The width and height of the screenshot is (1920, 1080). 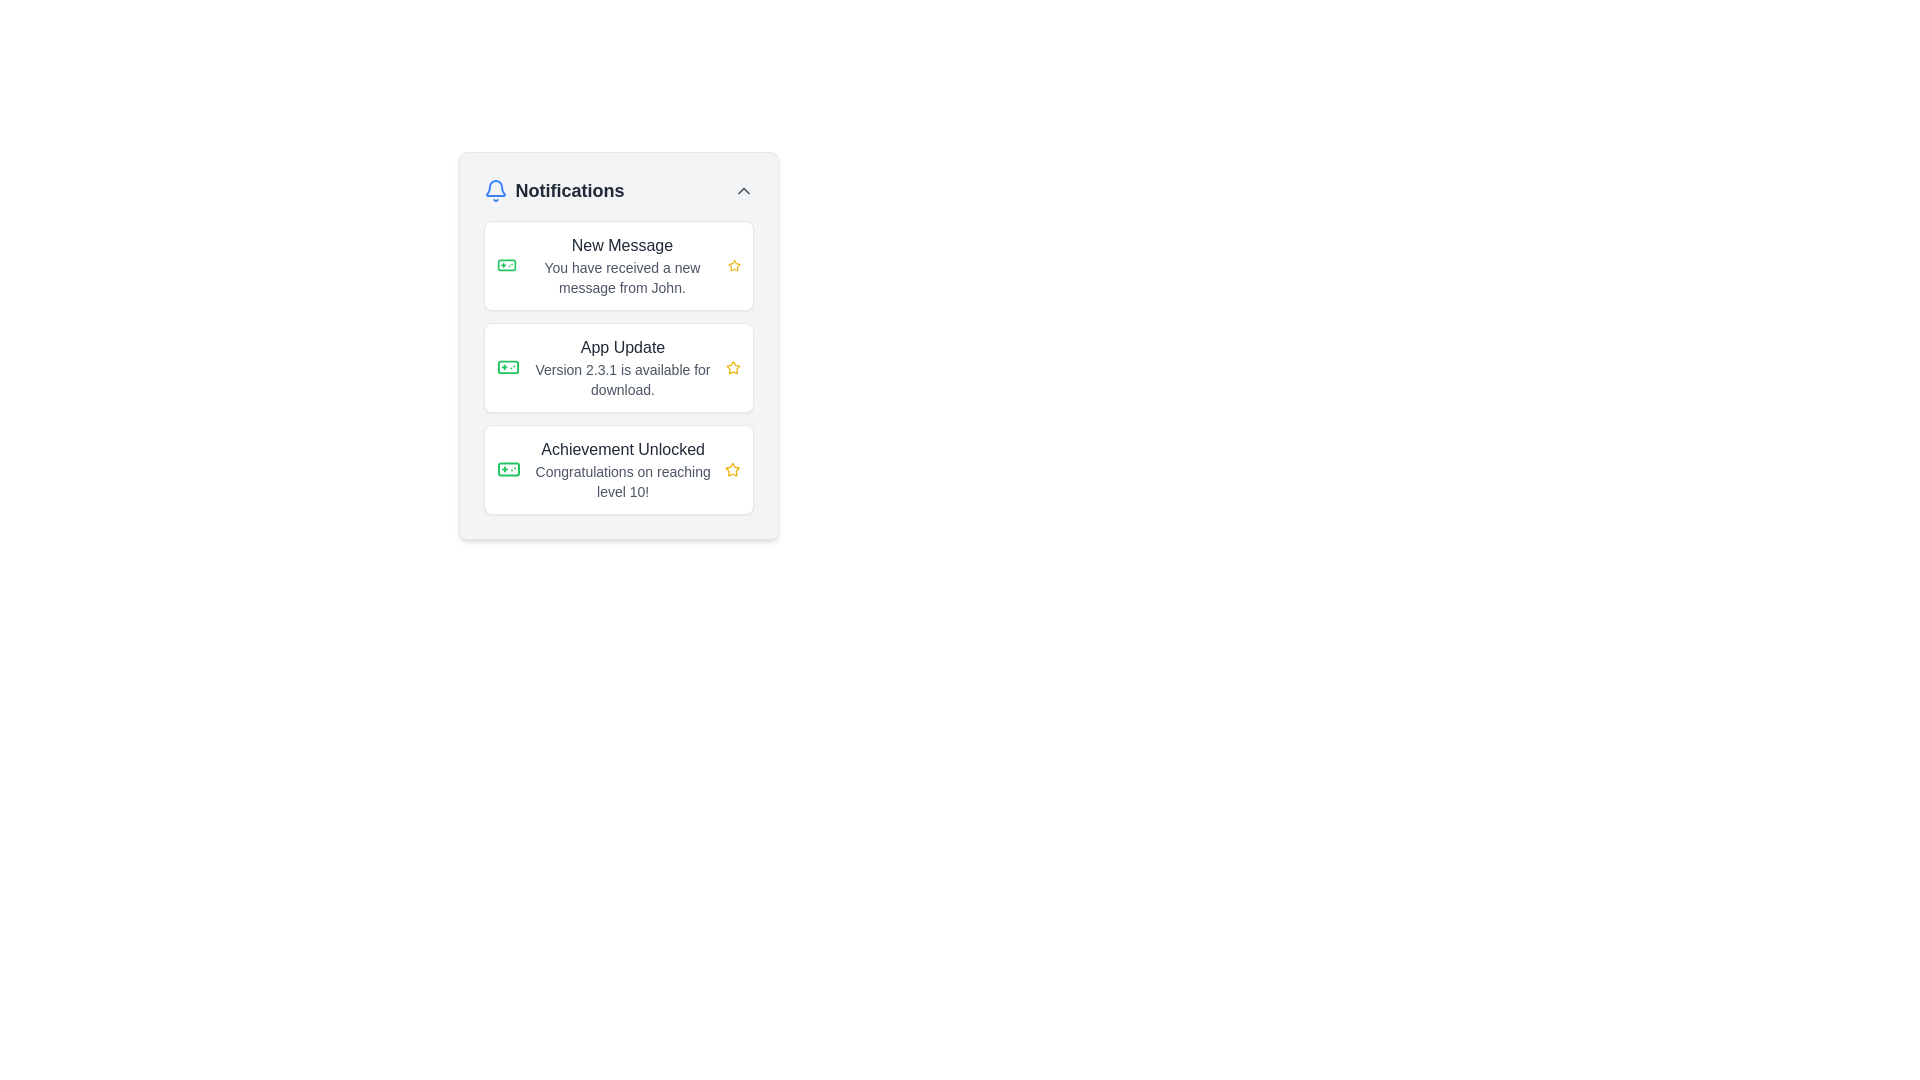 I want to click on the 'New Message' notification card, which is the first card in the vertical list inside the 'Notifications' panel, to acknowledge or view details, so click(x=621, y=265).